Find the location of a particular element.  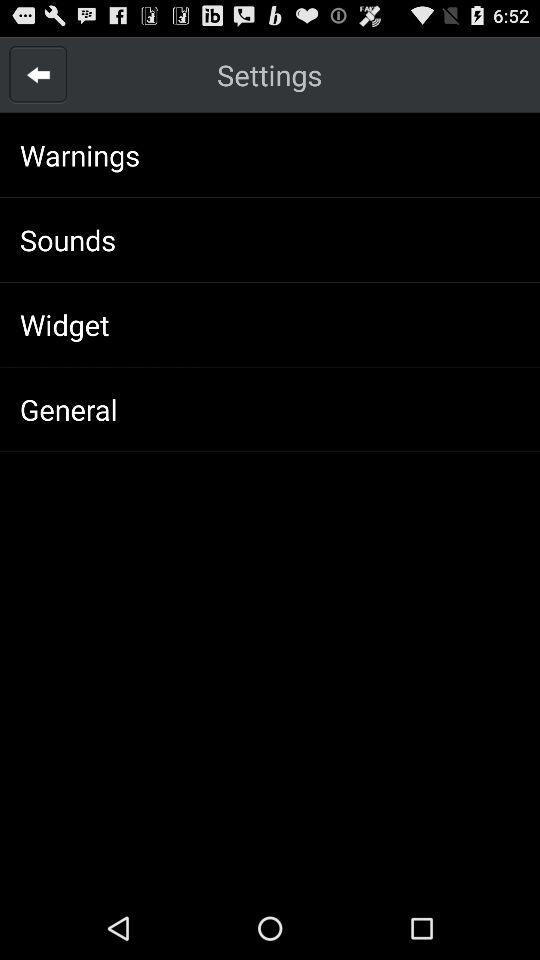

sounds item is located at coordinates (67, 239).